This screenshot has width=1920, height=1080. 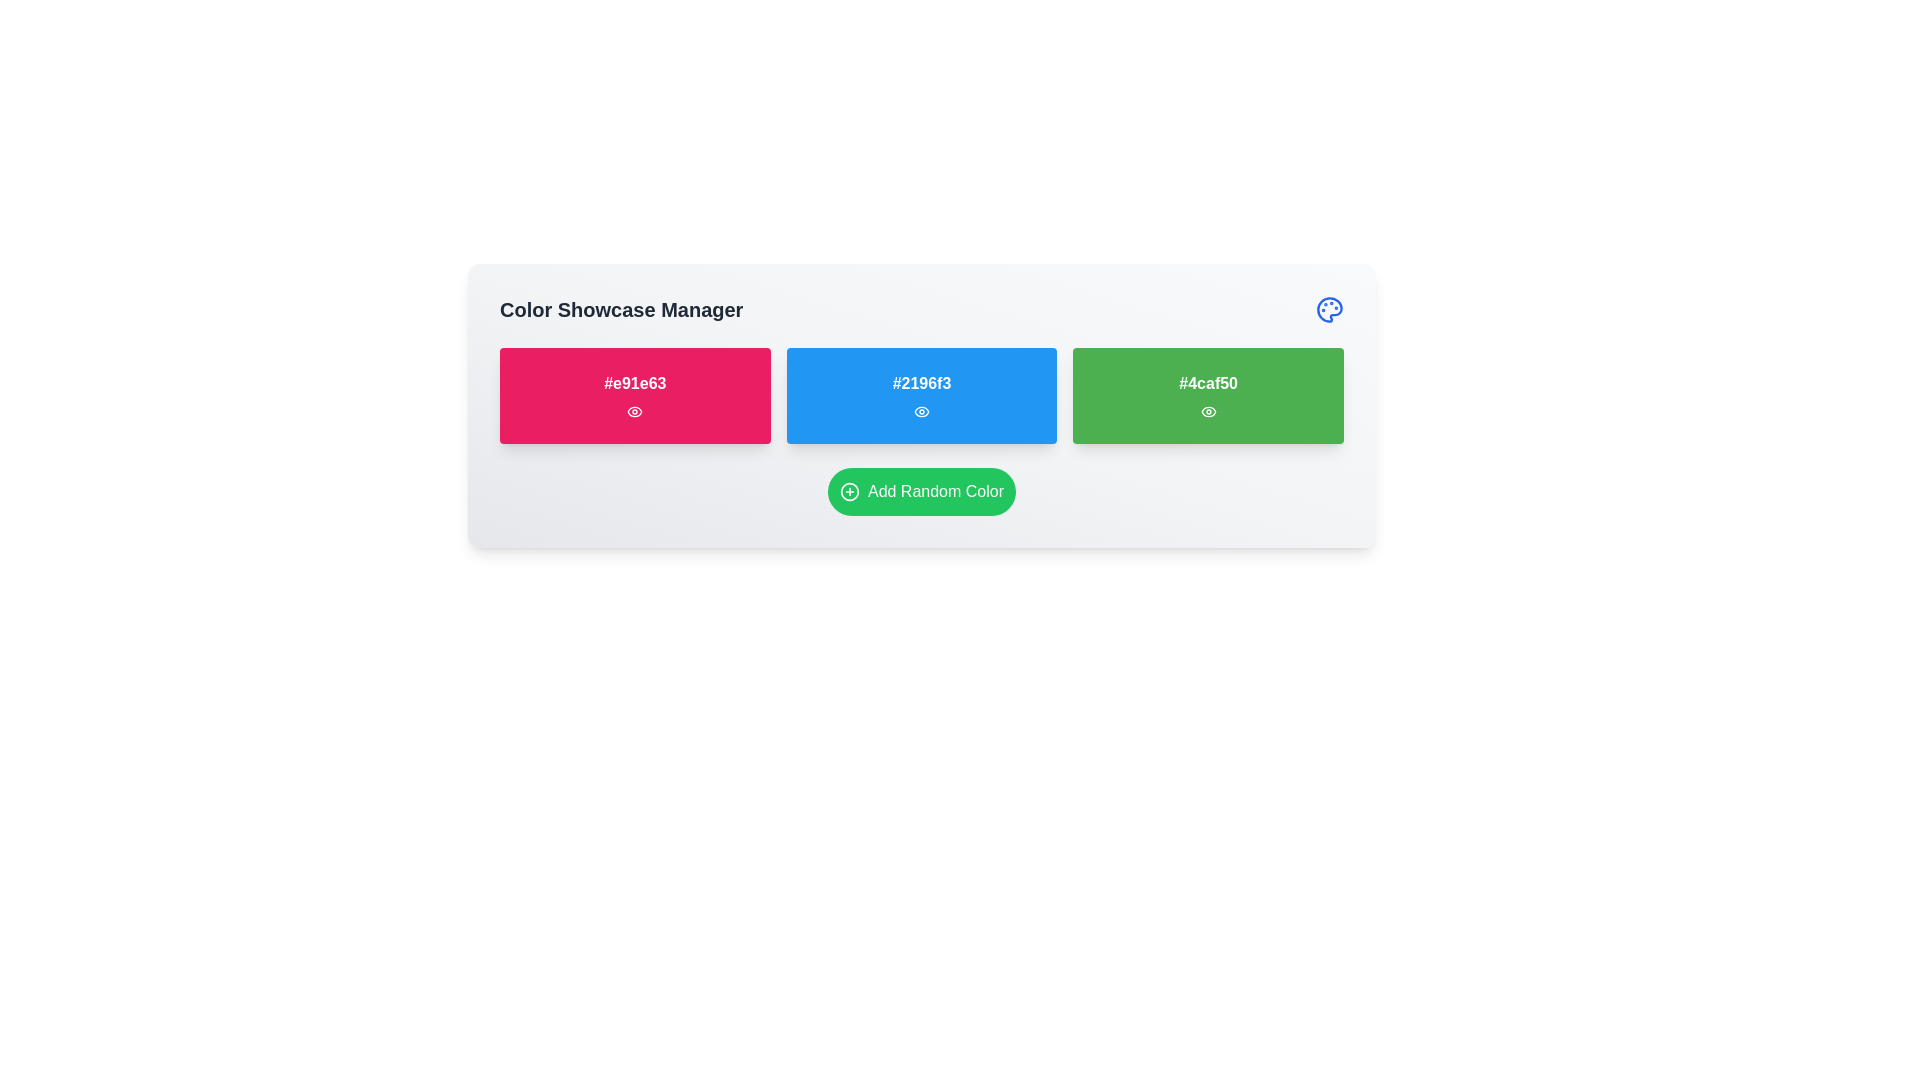 I want to click on the visibility toggle icon located in the center of the blue tile labeled '#2196f3', positioned below the text within the tile, so click(x=920, y=411).